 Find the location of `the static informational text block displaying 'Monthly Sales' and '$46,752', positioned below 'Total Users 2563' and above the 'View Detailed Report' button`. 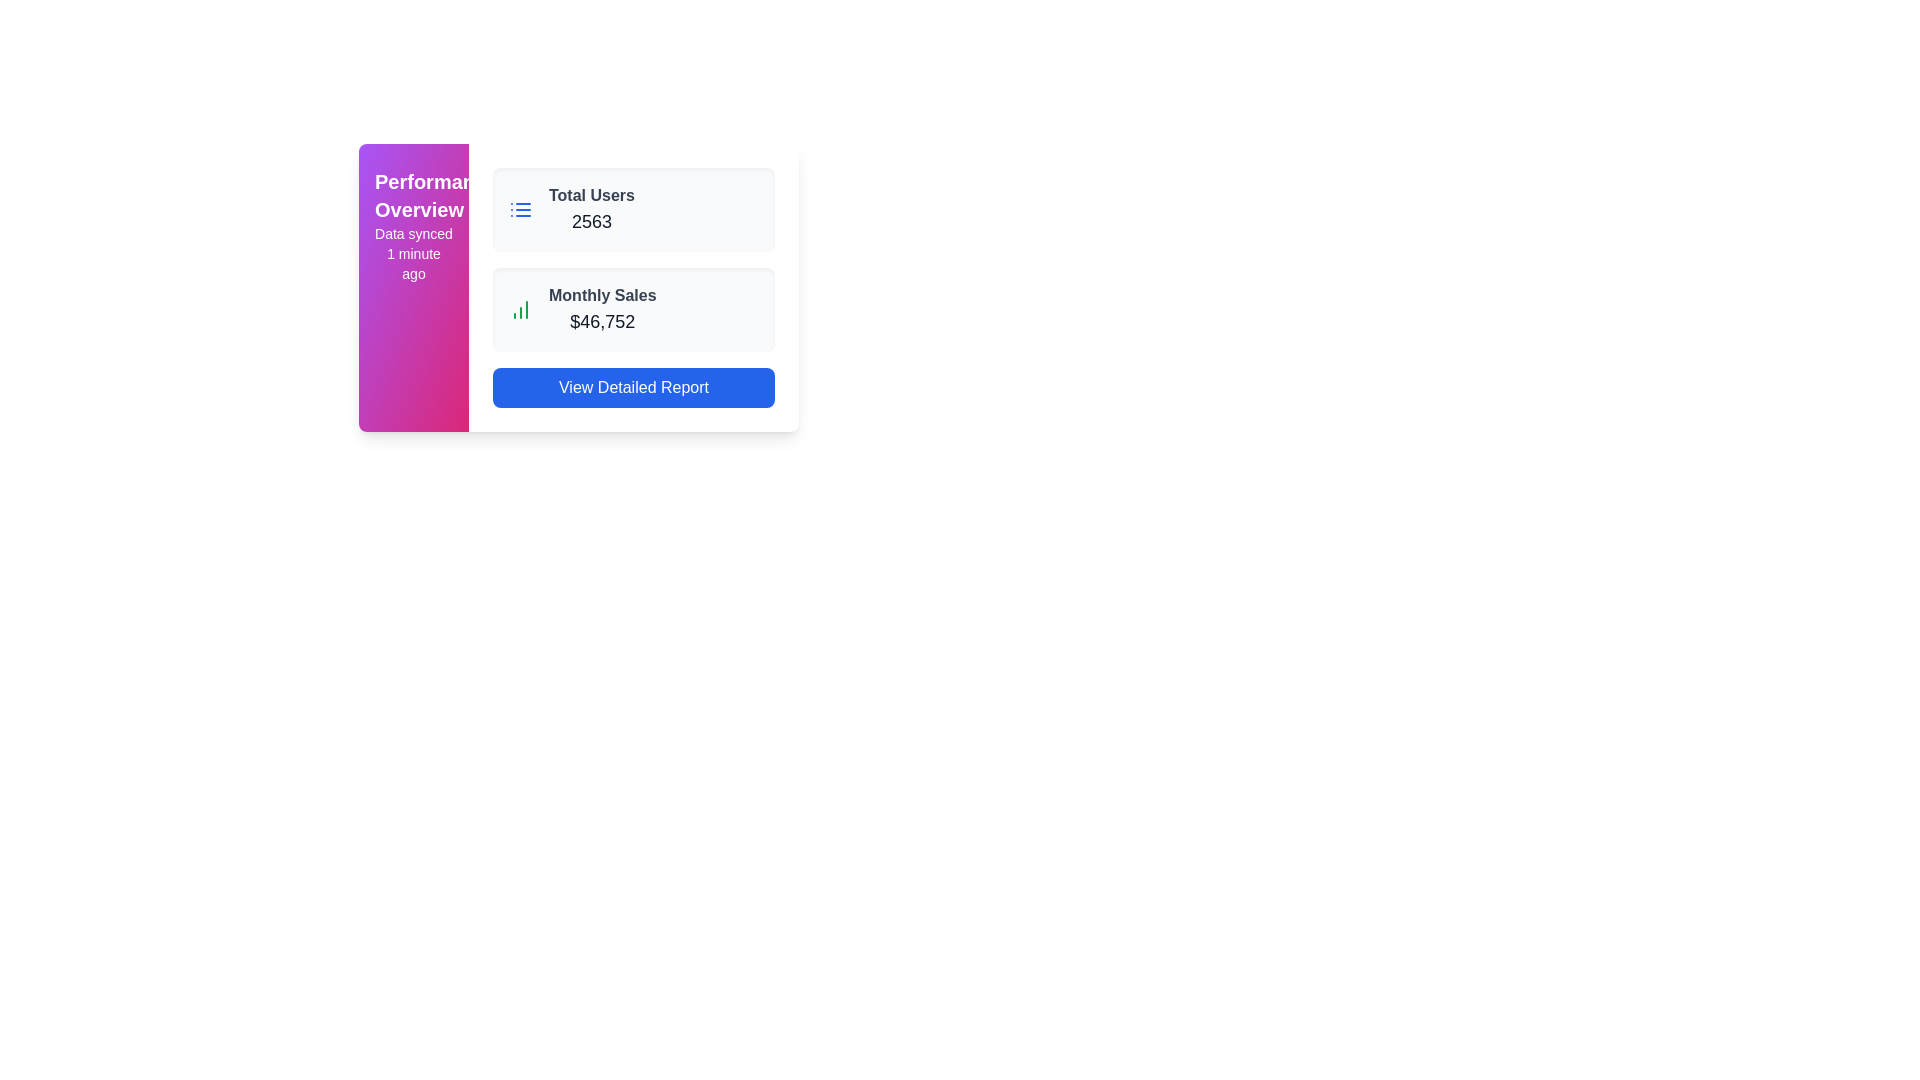

the static informational text block displaying 'Monthly Sales' and '$46,752', positioned below 'Total Users 2563' and above the 'View Detailed Report' button is located at coordinates (601, 309).